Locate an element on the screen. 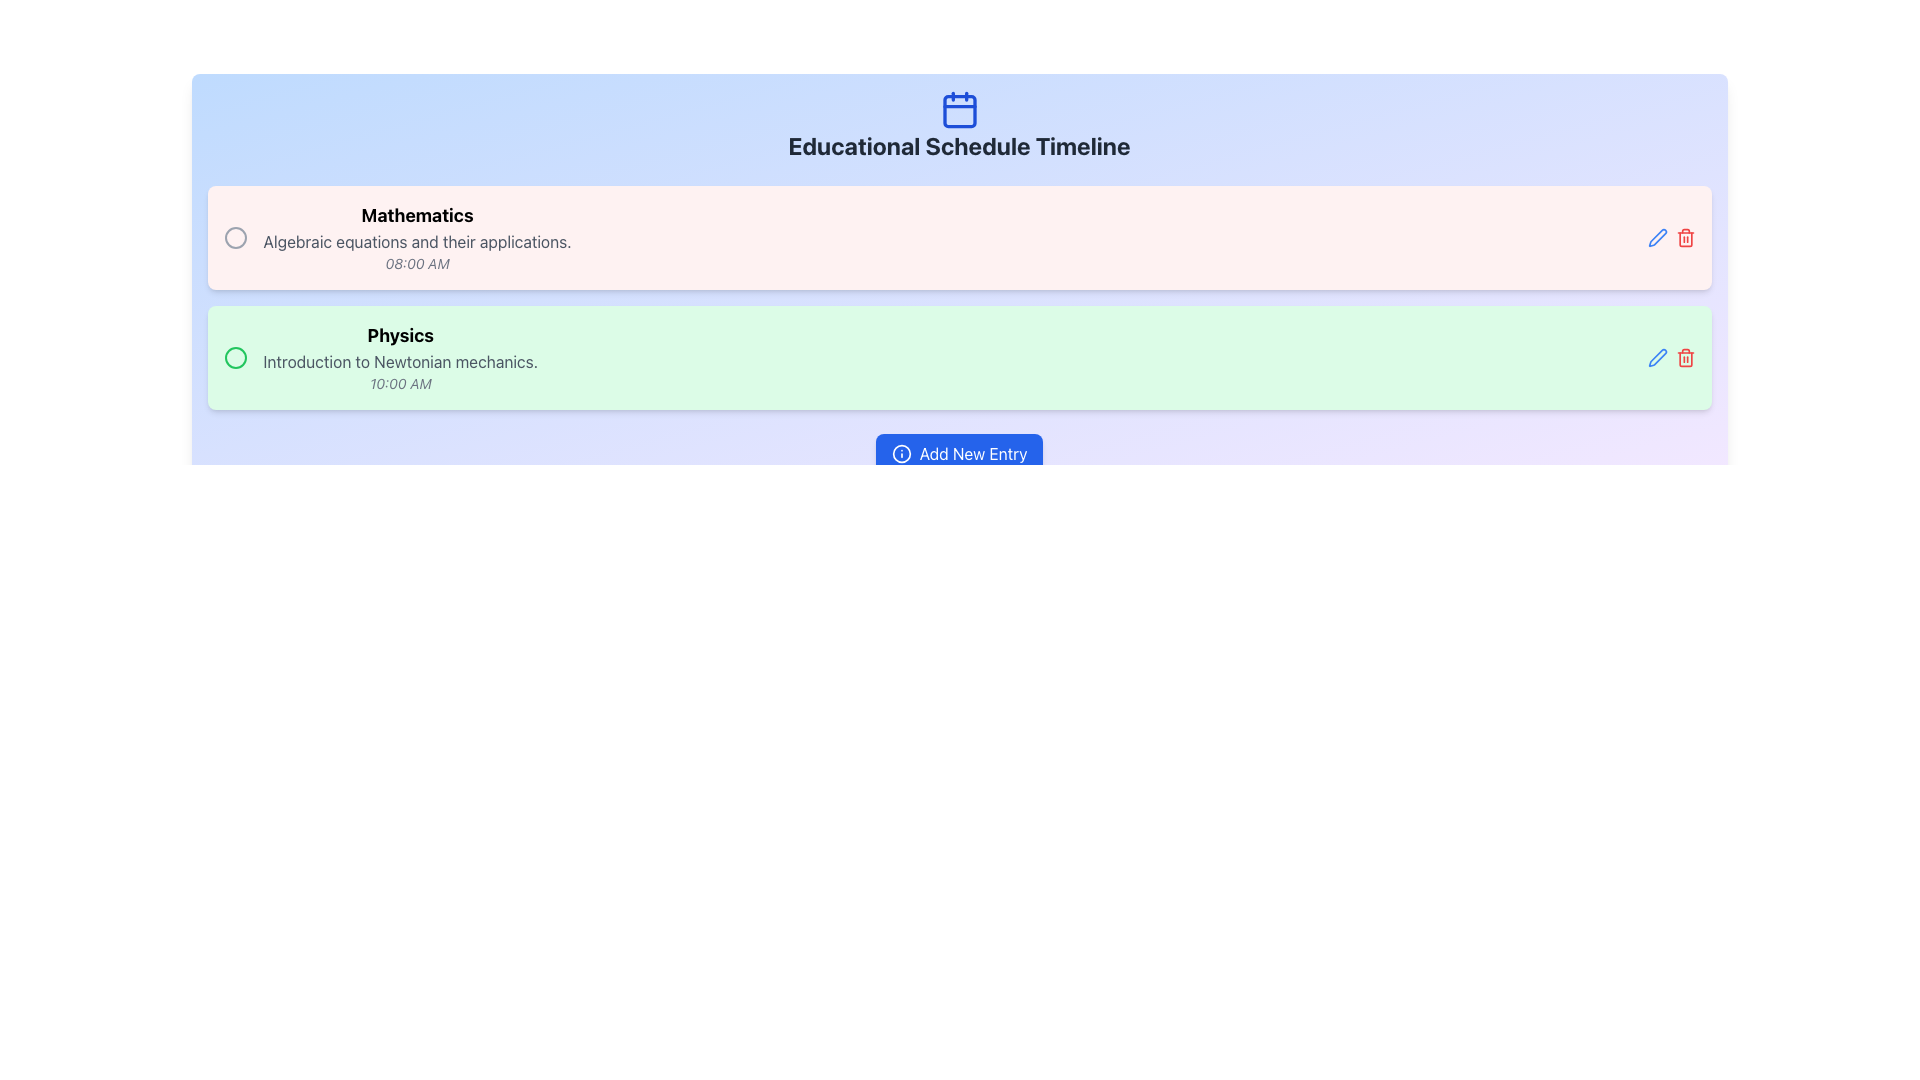  the visual status conveyed by the green circular indicator located beside the 'Introduction to Newtonian mechanics' text in the 'Physics' entry is located at coordinates (235, 357).